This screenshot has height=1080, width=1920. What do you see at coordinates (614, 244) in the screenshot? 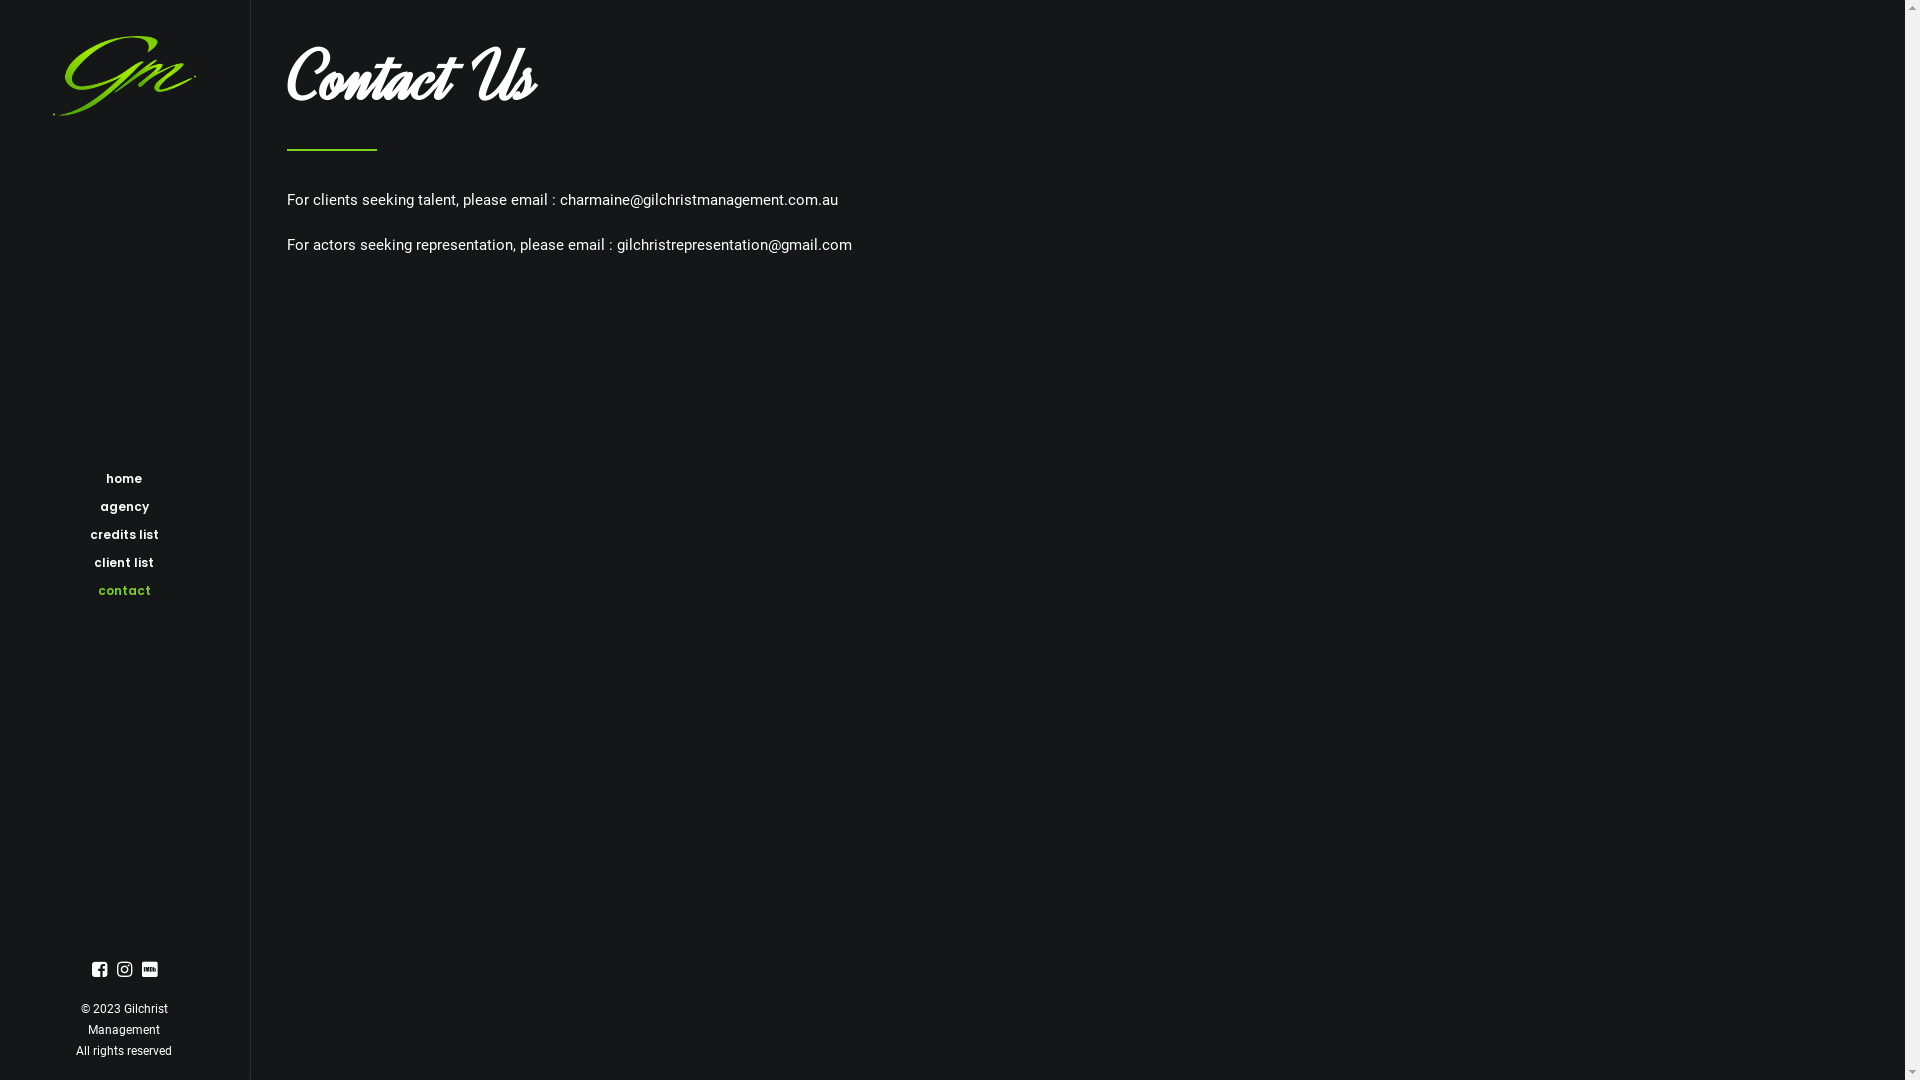
I see `'gilchristrepresentation@gmail.com'` at bounding box center [614, 244].